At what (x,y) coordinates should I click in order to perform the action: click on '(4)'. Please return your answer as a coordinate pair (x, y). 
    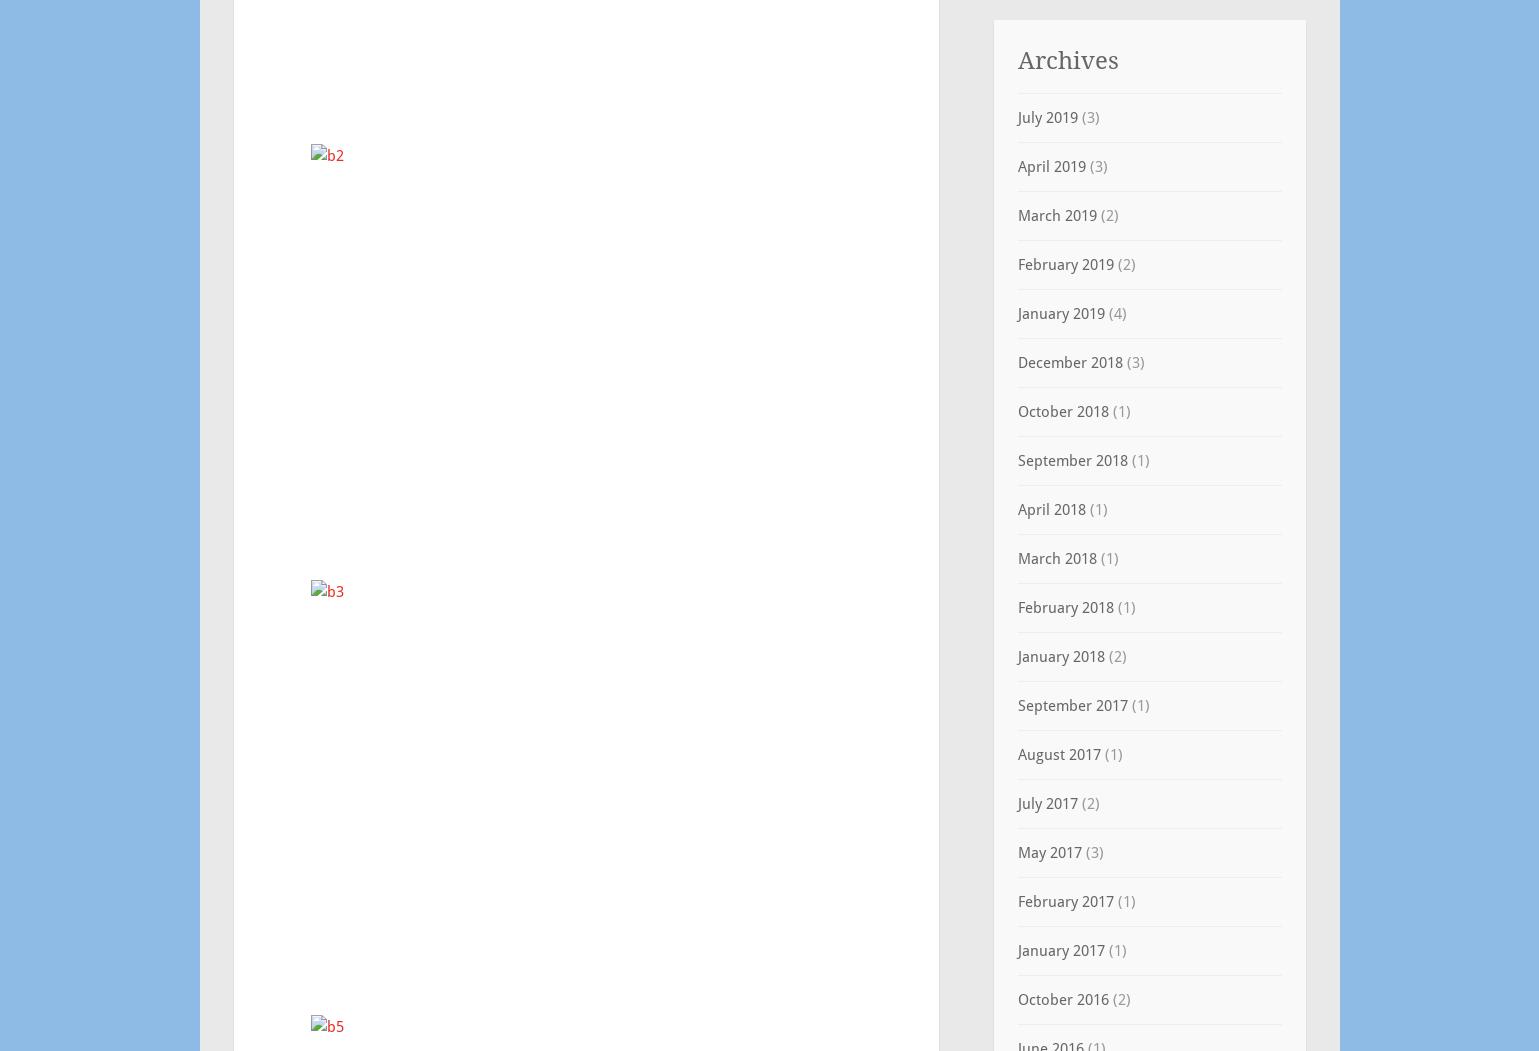
    Looking at the image, I should click on (1114, 313).